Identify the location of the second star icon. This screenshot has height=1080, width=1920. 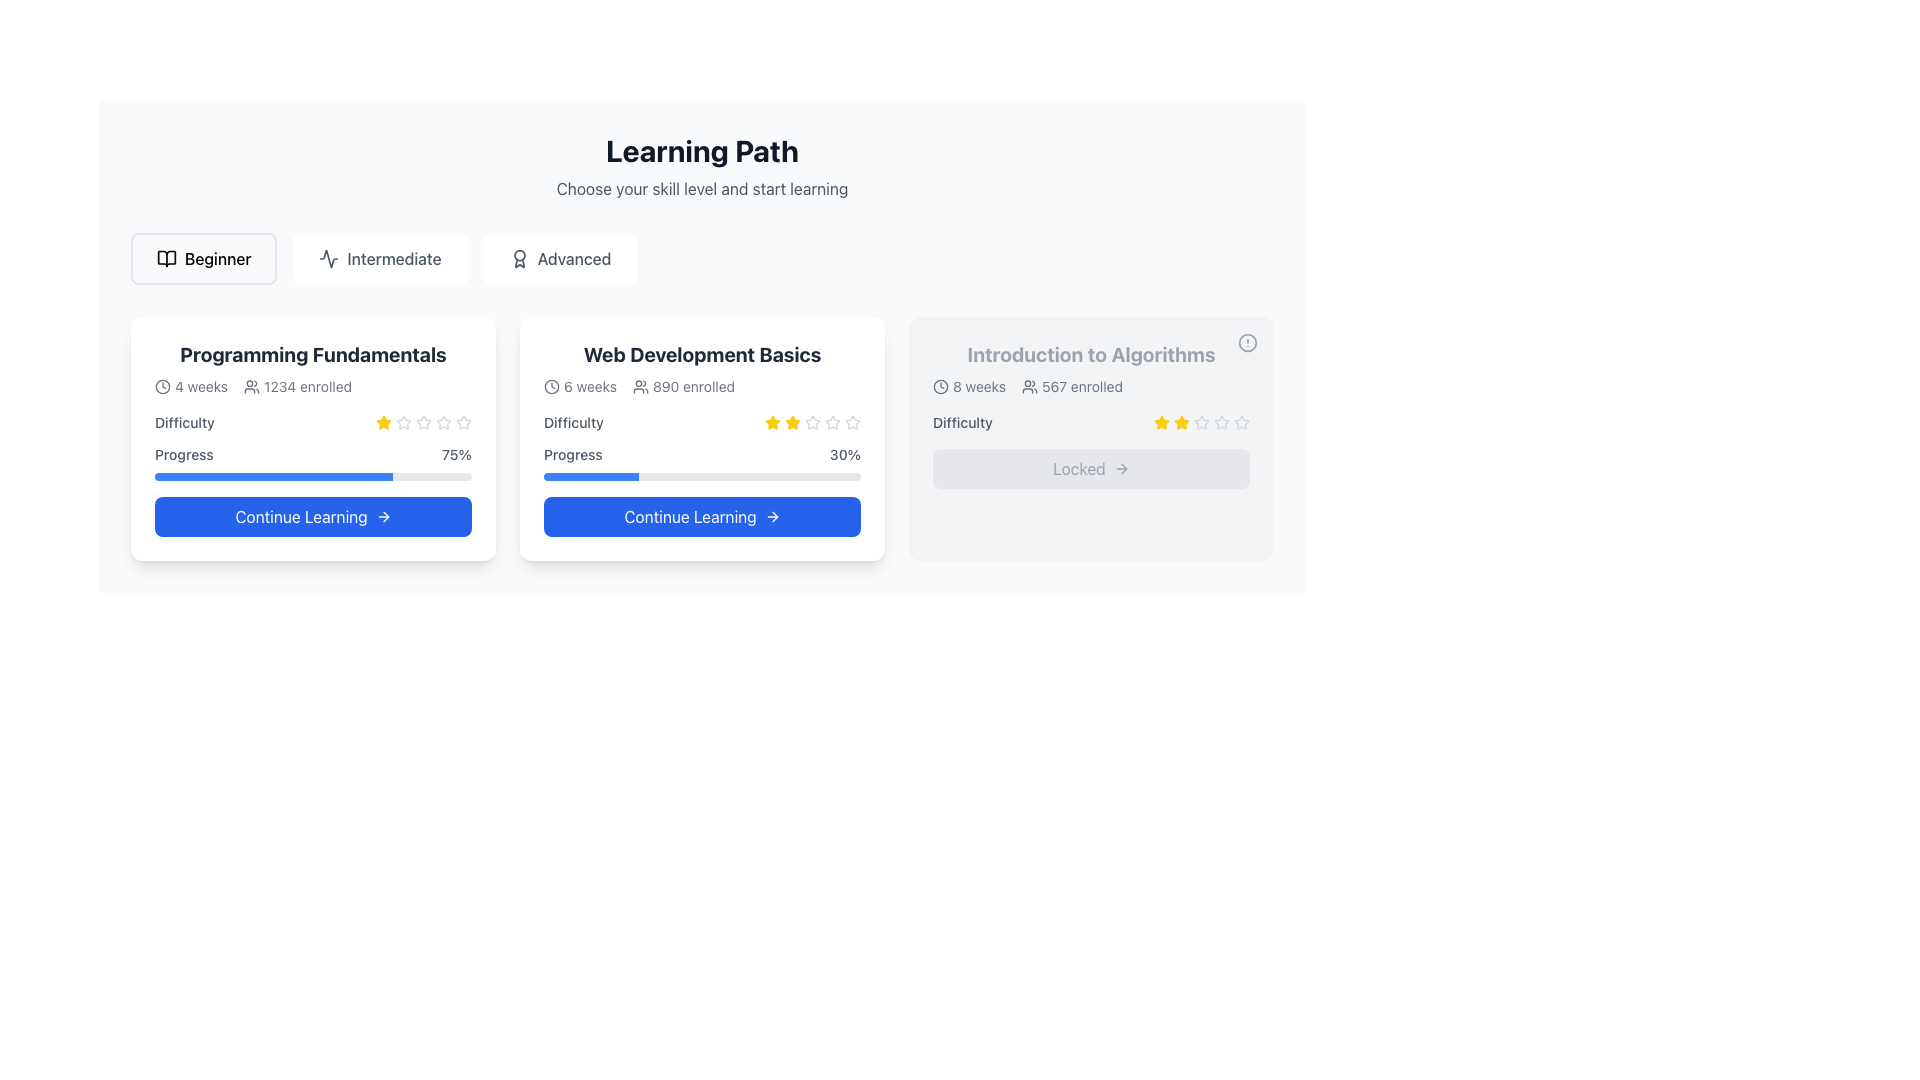
(402, 421).